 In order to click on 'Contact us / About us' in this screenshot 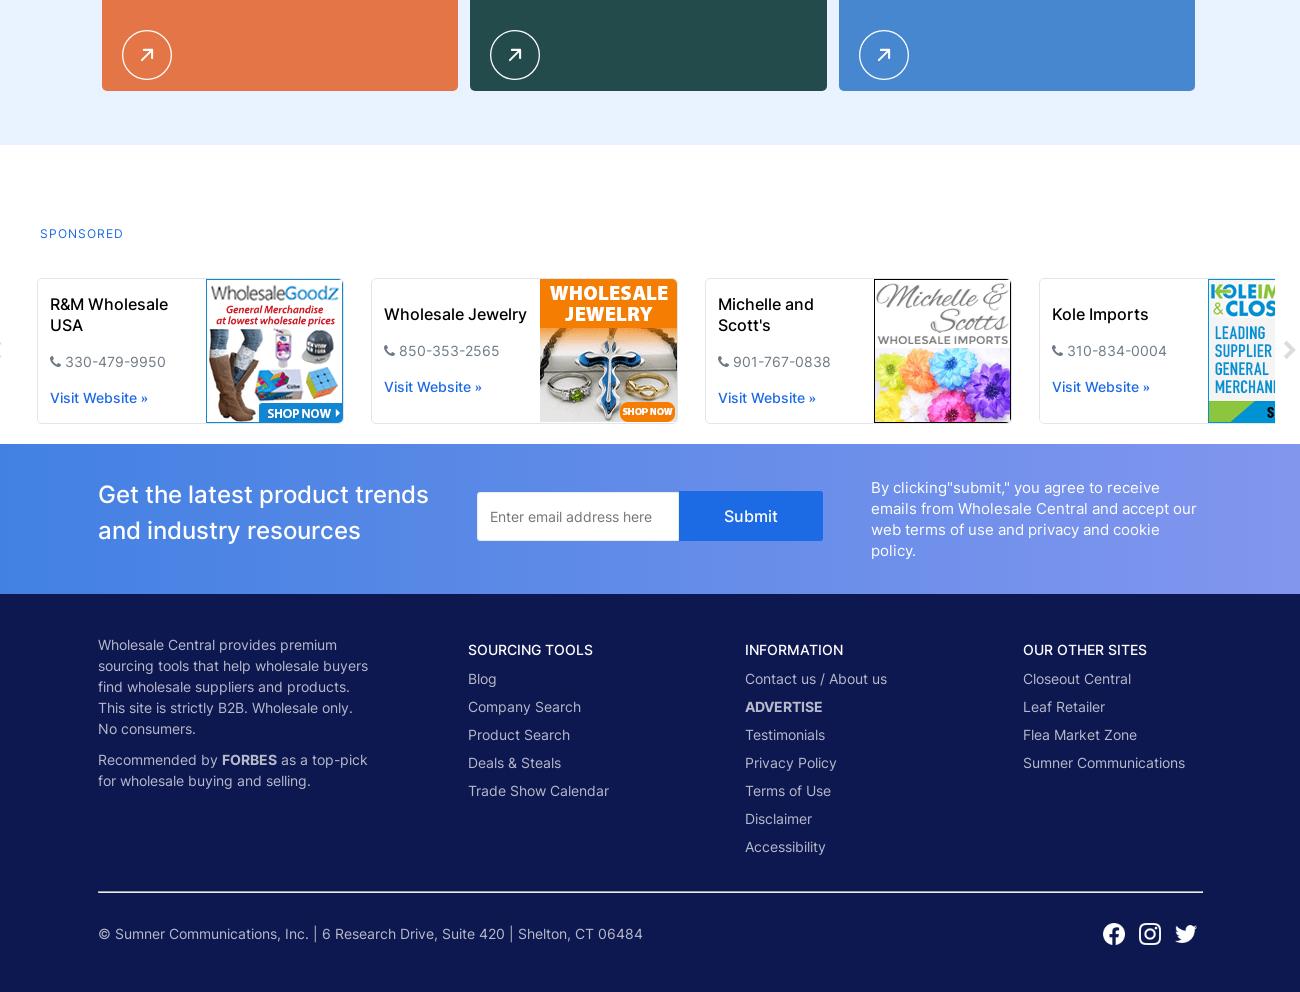, I will do `click(816, 676)`.